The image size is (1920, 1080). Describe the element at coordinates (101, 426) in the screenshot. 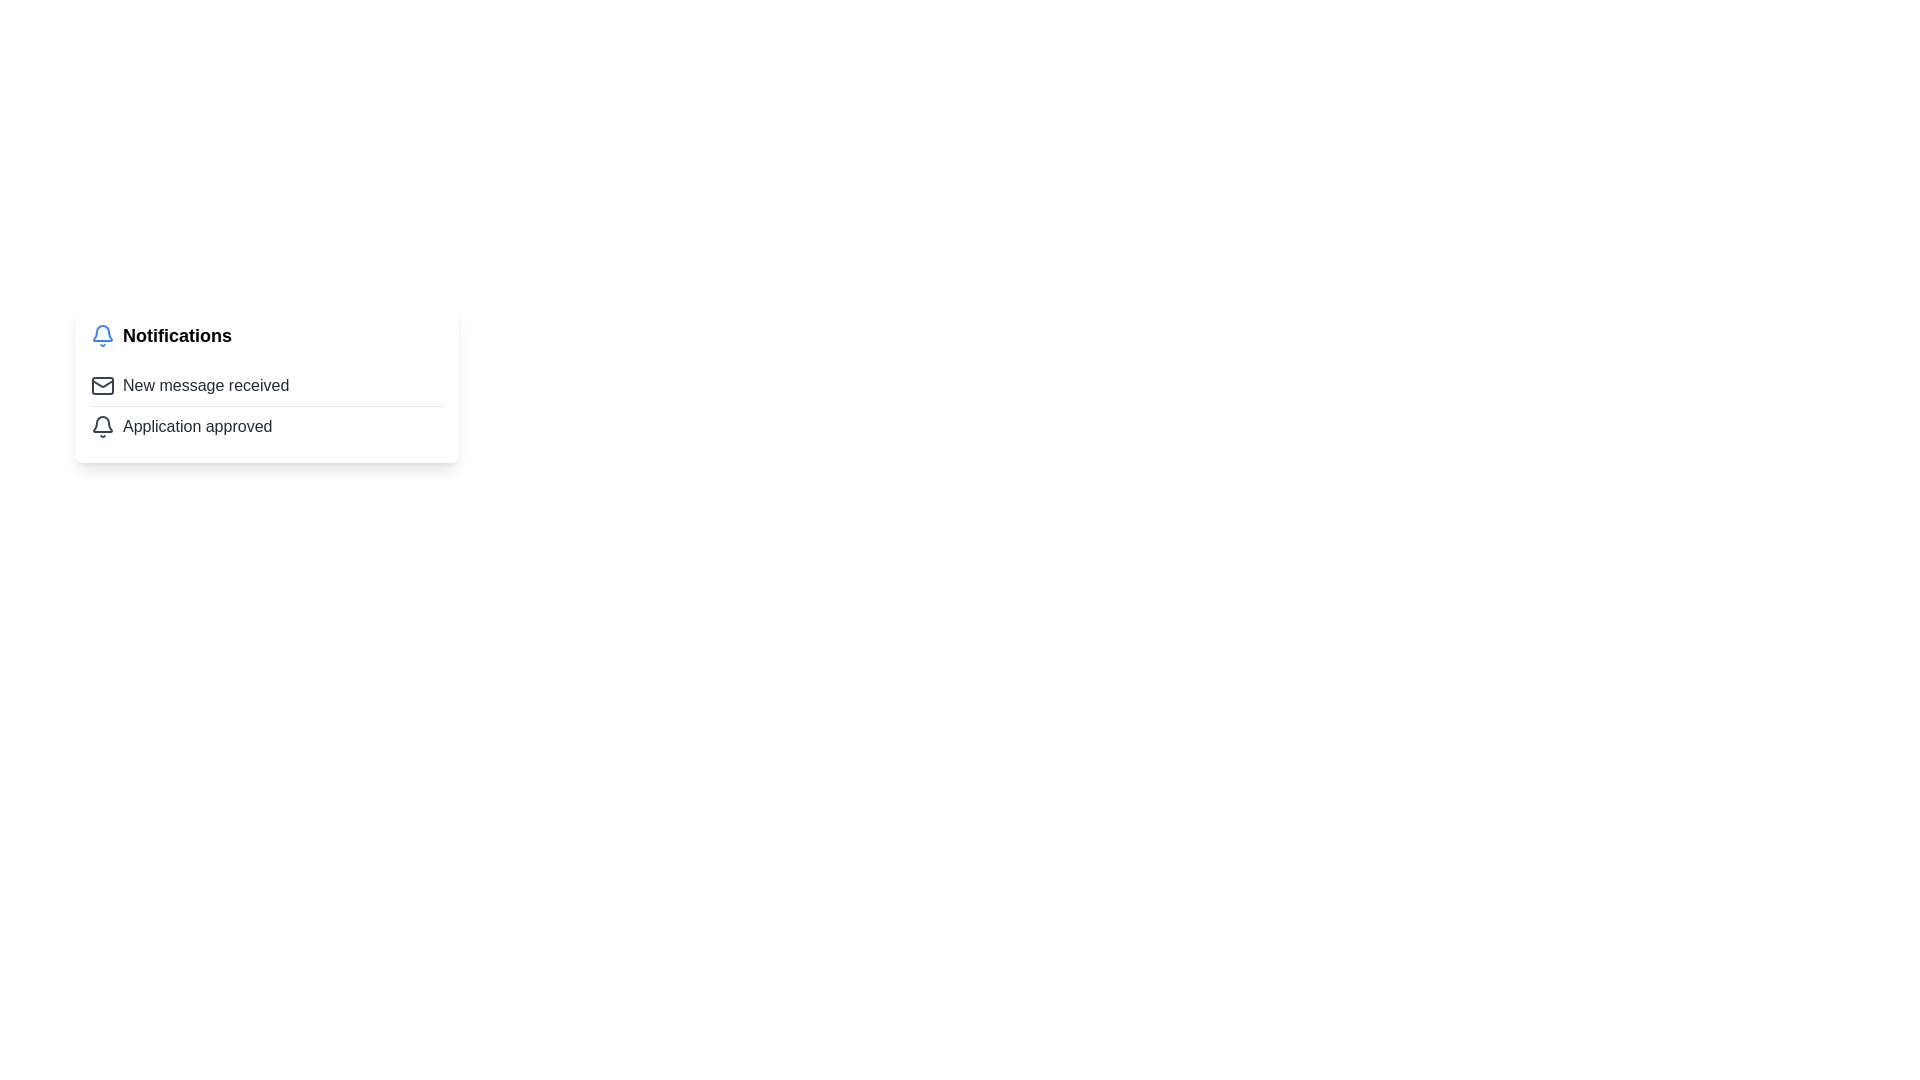

I see `the notification icon located at the top-left corner of the row displaying 'Application approved', positioned to the left of the text` at that location.